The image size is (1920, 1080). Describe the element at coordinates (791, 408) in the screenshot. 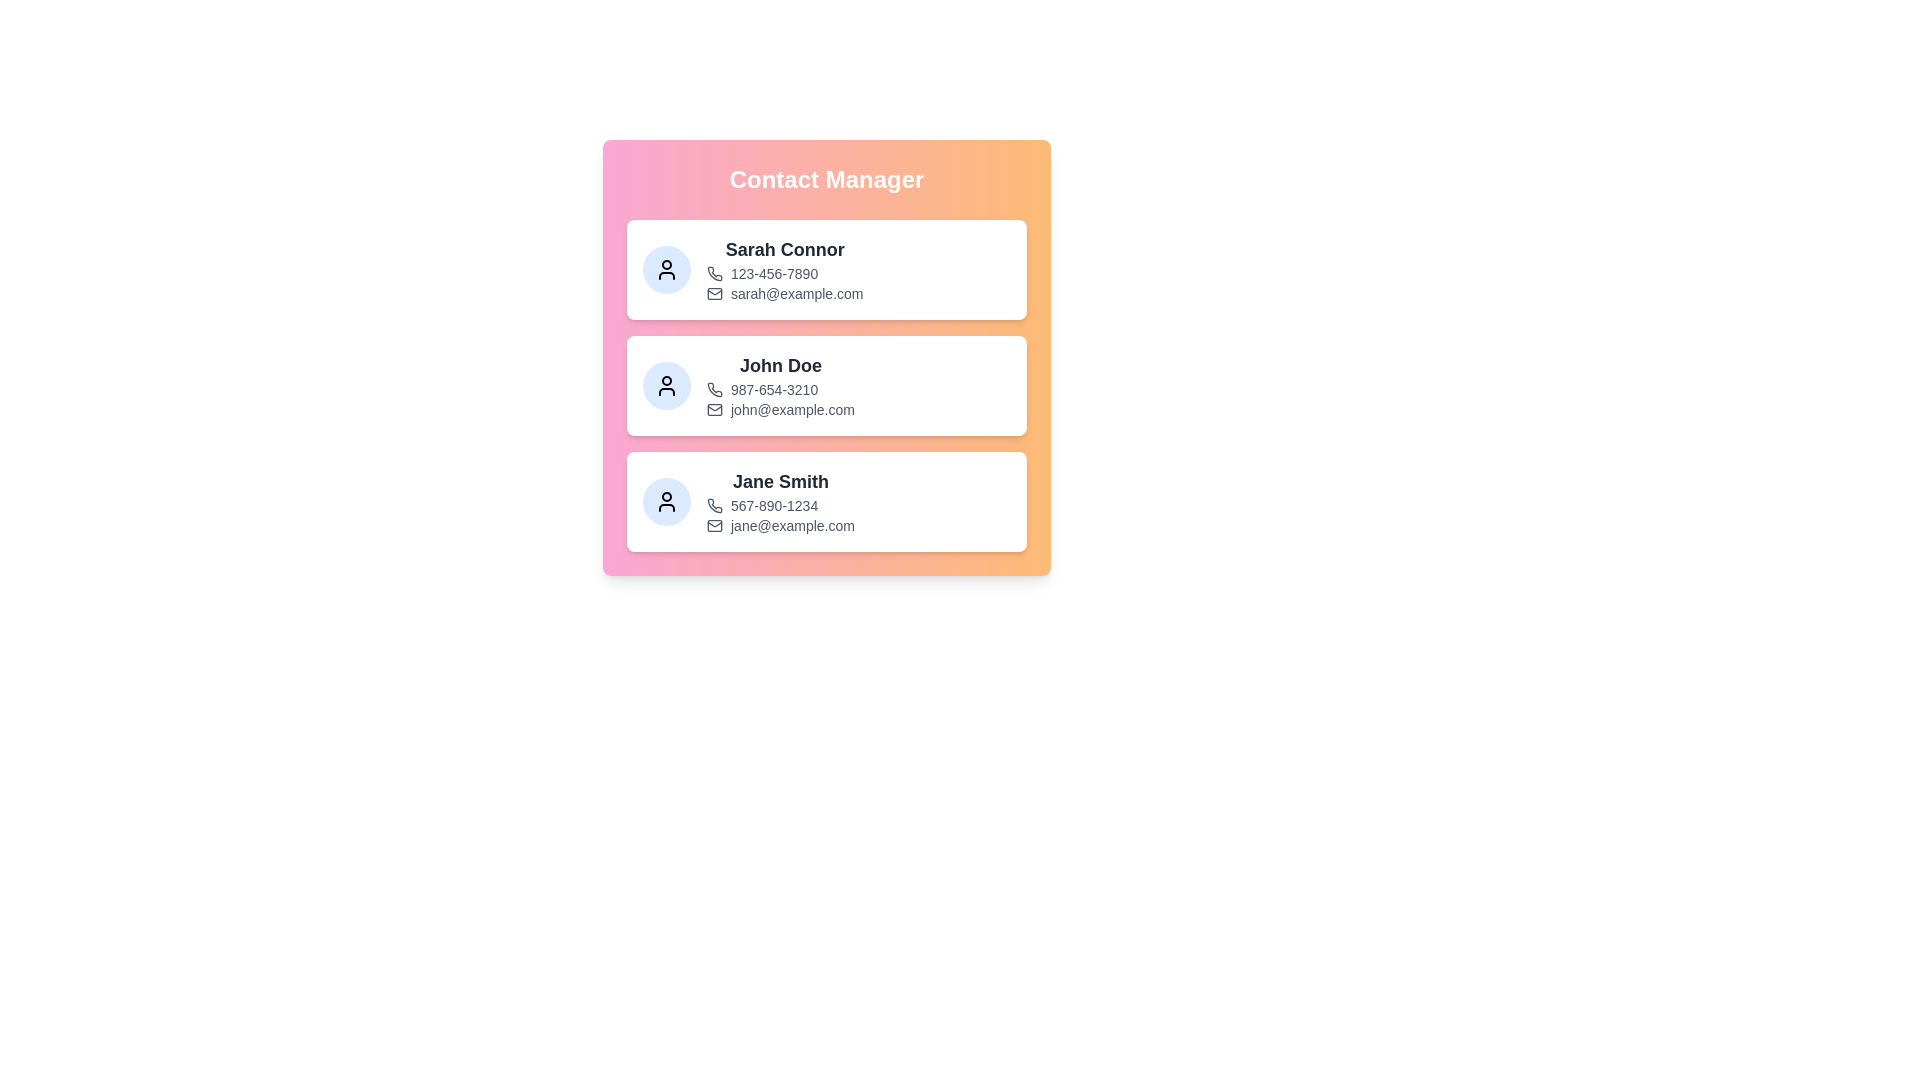

I see `the email address of John Doe` at that location.